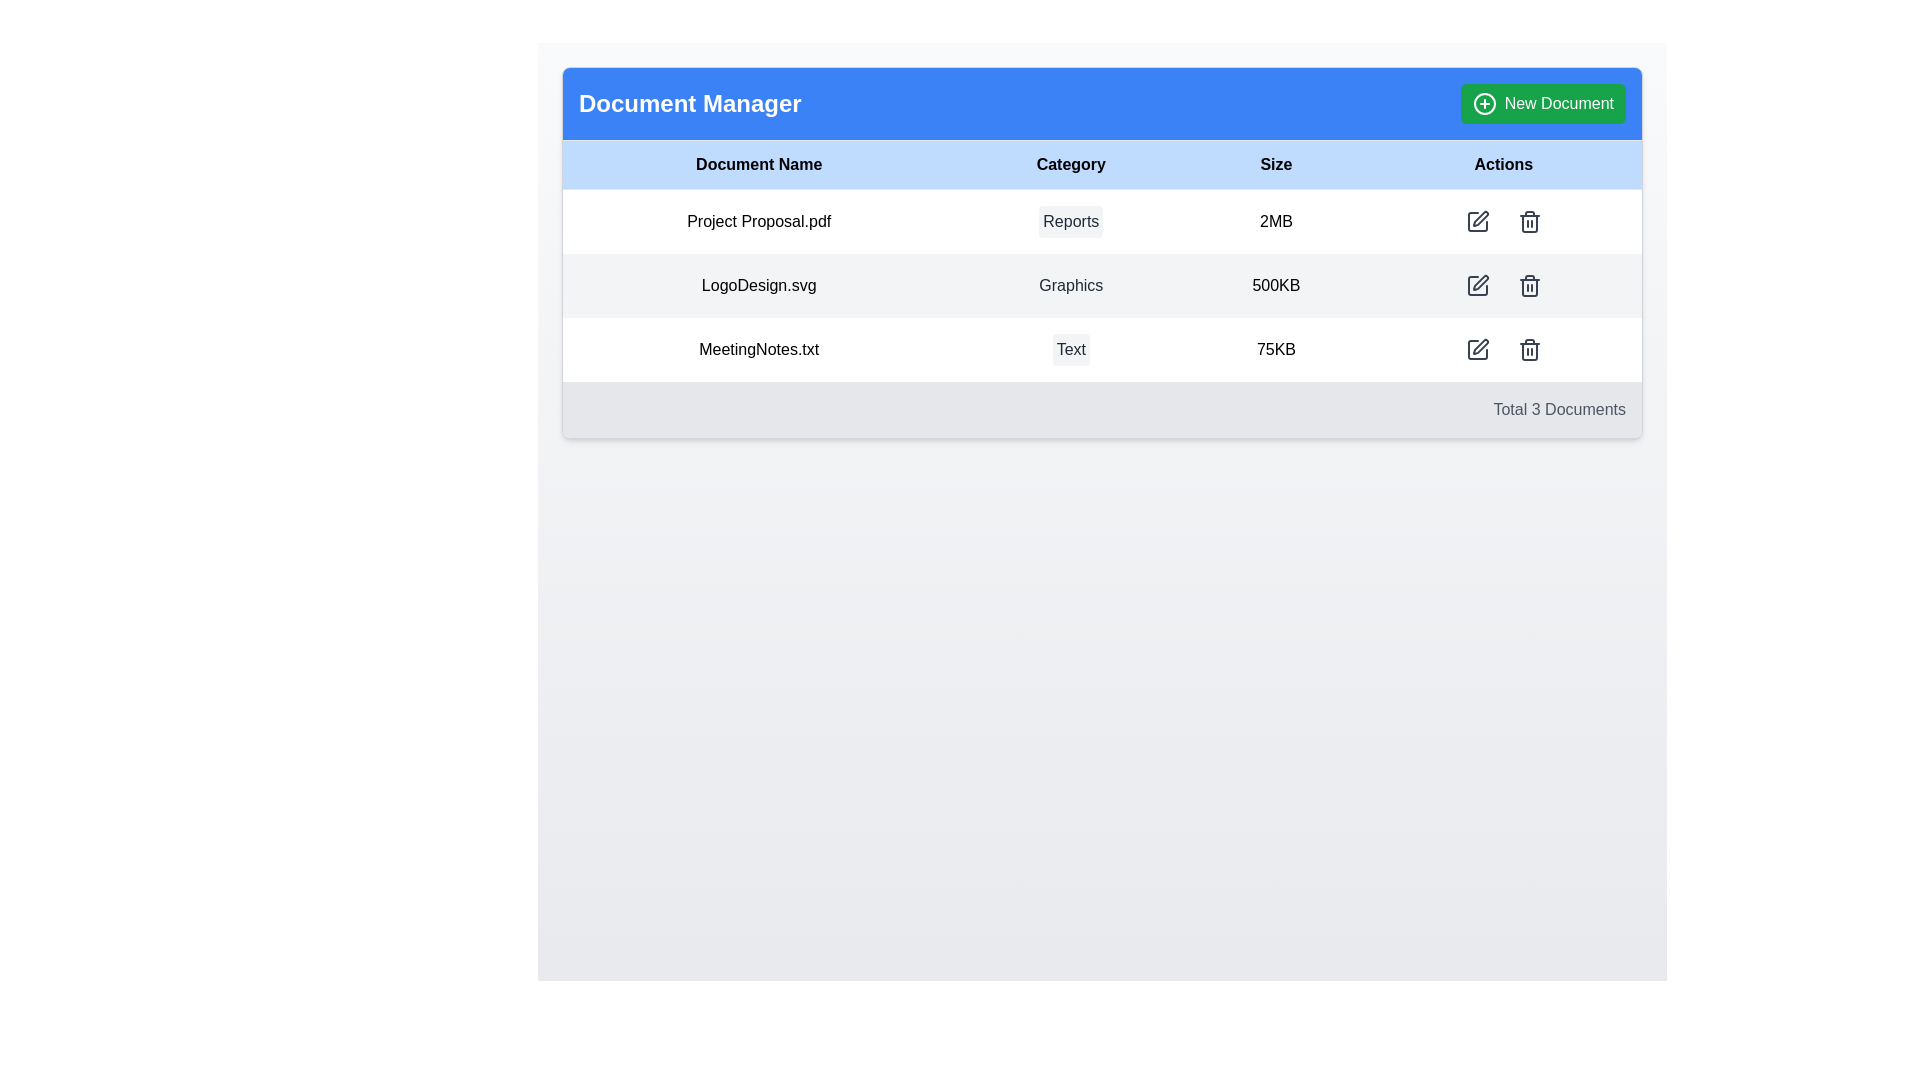 This screenshot has height=1080, width=1920. Describe the element at coordinates (1477, 285) in the screenshot. I see `the vector graphic line forming a square within the 'Actions' column of the second row labeled 'LogoDesign.svg'` at that location.